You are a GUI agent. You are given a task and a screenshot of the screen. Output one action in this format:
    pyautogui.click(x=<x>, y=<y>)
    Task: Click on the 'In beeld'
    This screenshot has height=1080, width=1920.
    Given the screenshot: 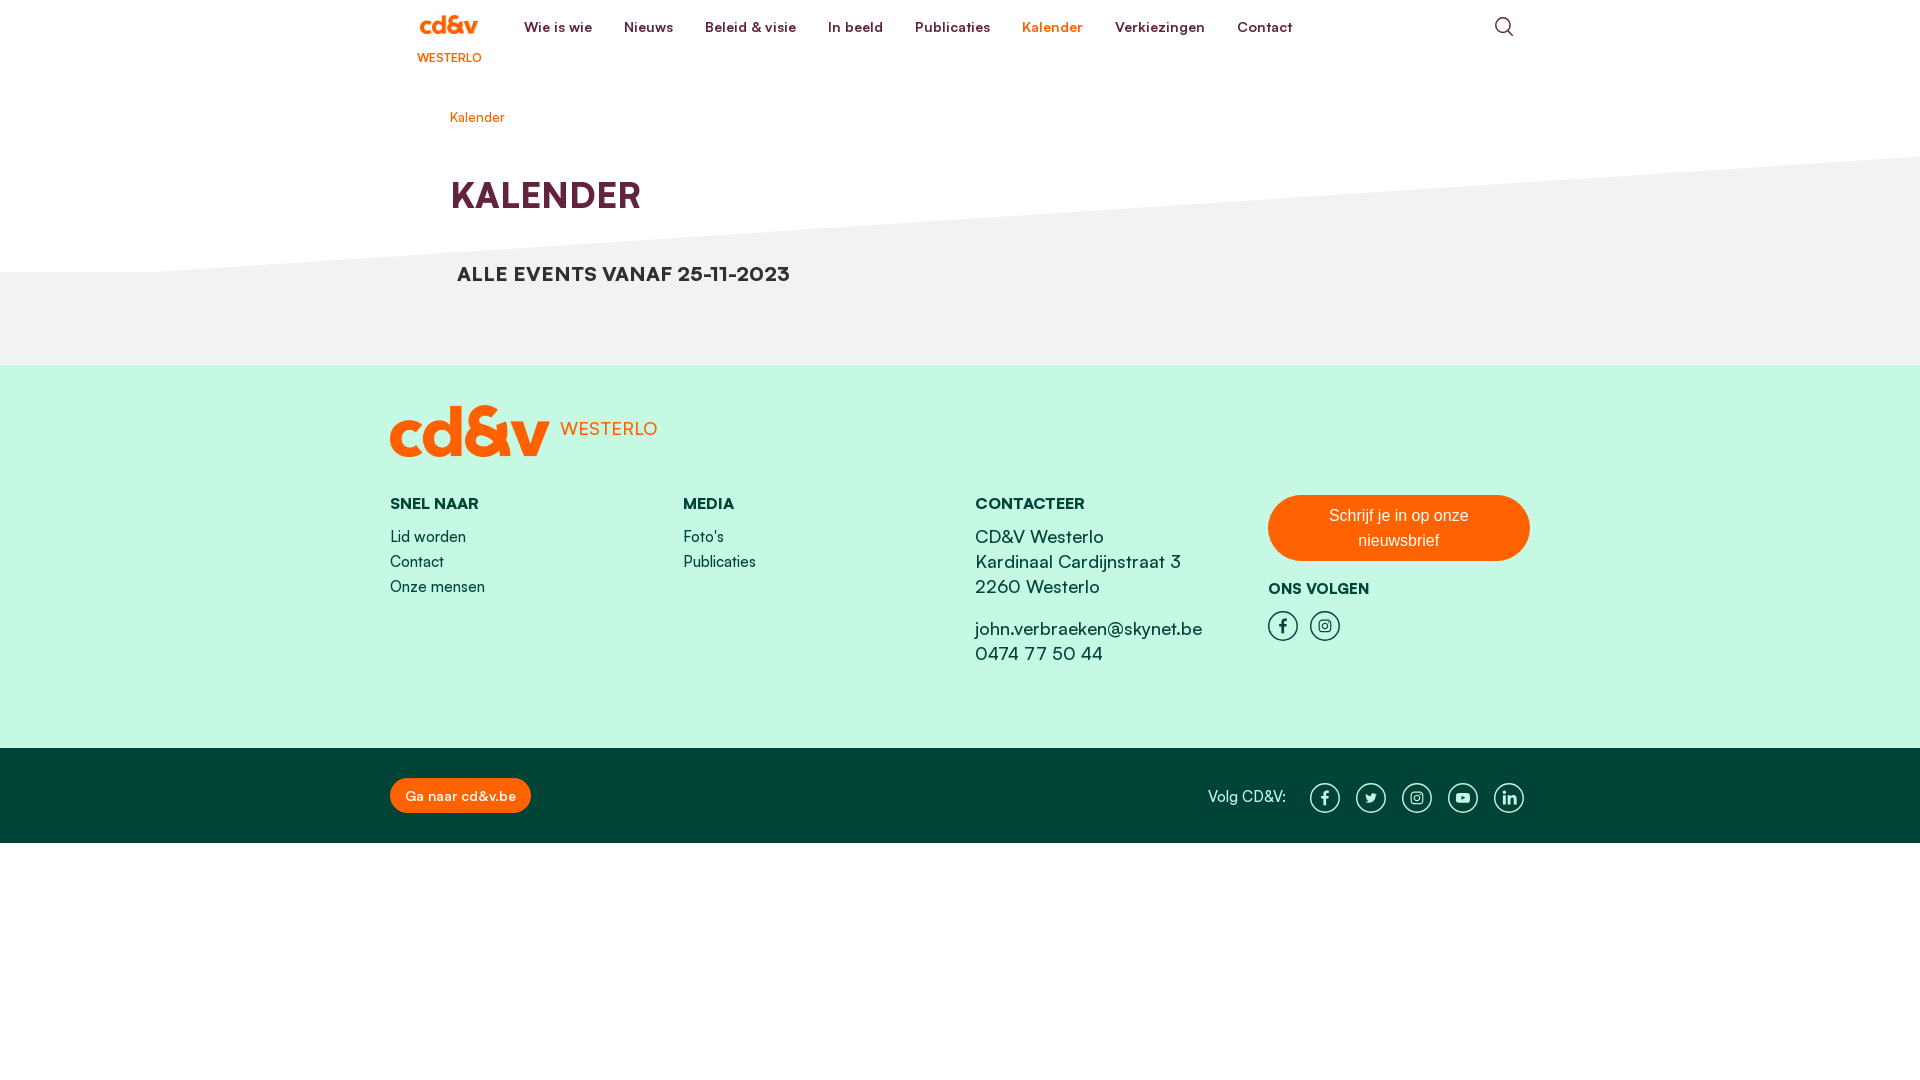 What is the action you would take?
    pyautogui.click(x=855, y=27)
    